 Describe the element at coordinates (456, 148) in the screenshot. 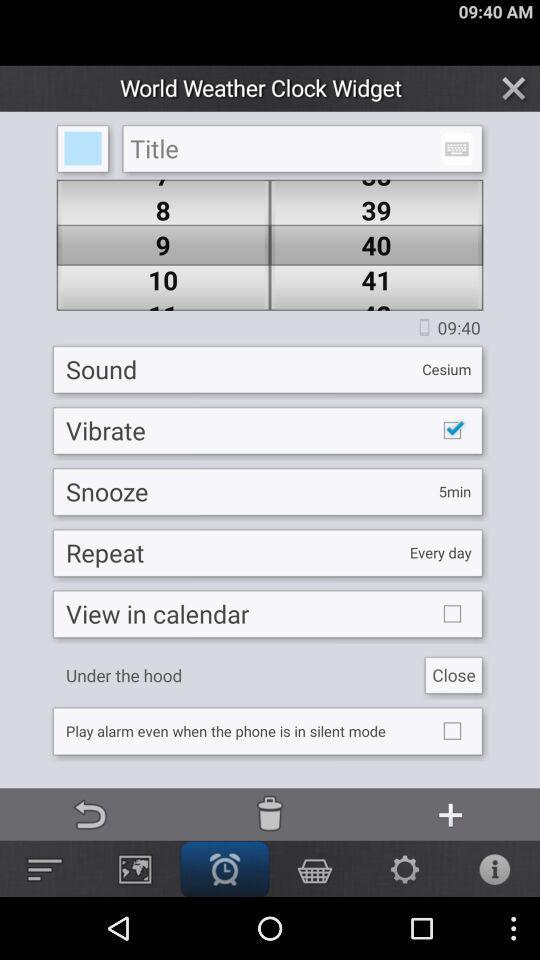

I see `open keyboard` at that location.